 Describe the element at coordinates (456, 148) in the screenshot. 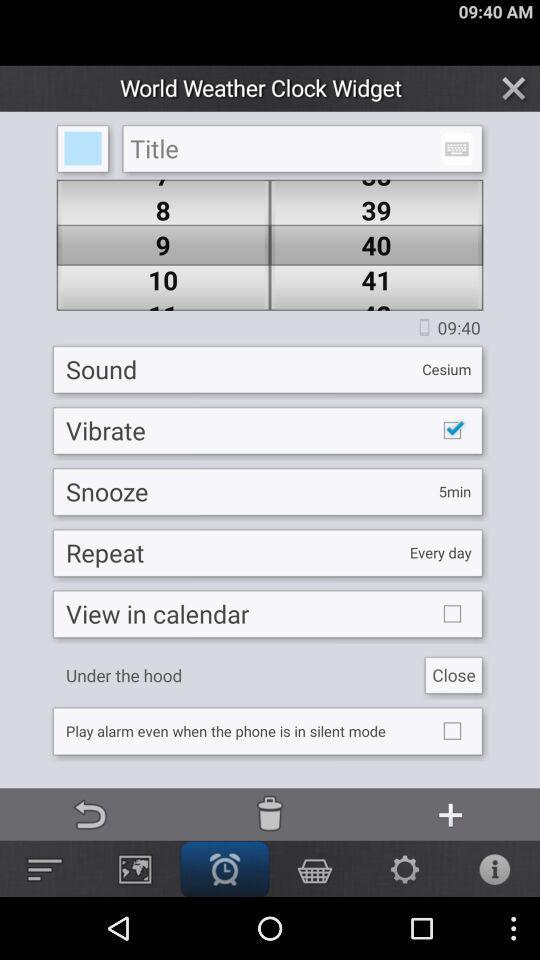

I see `open keyboard` at that location.